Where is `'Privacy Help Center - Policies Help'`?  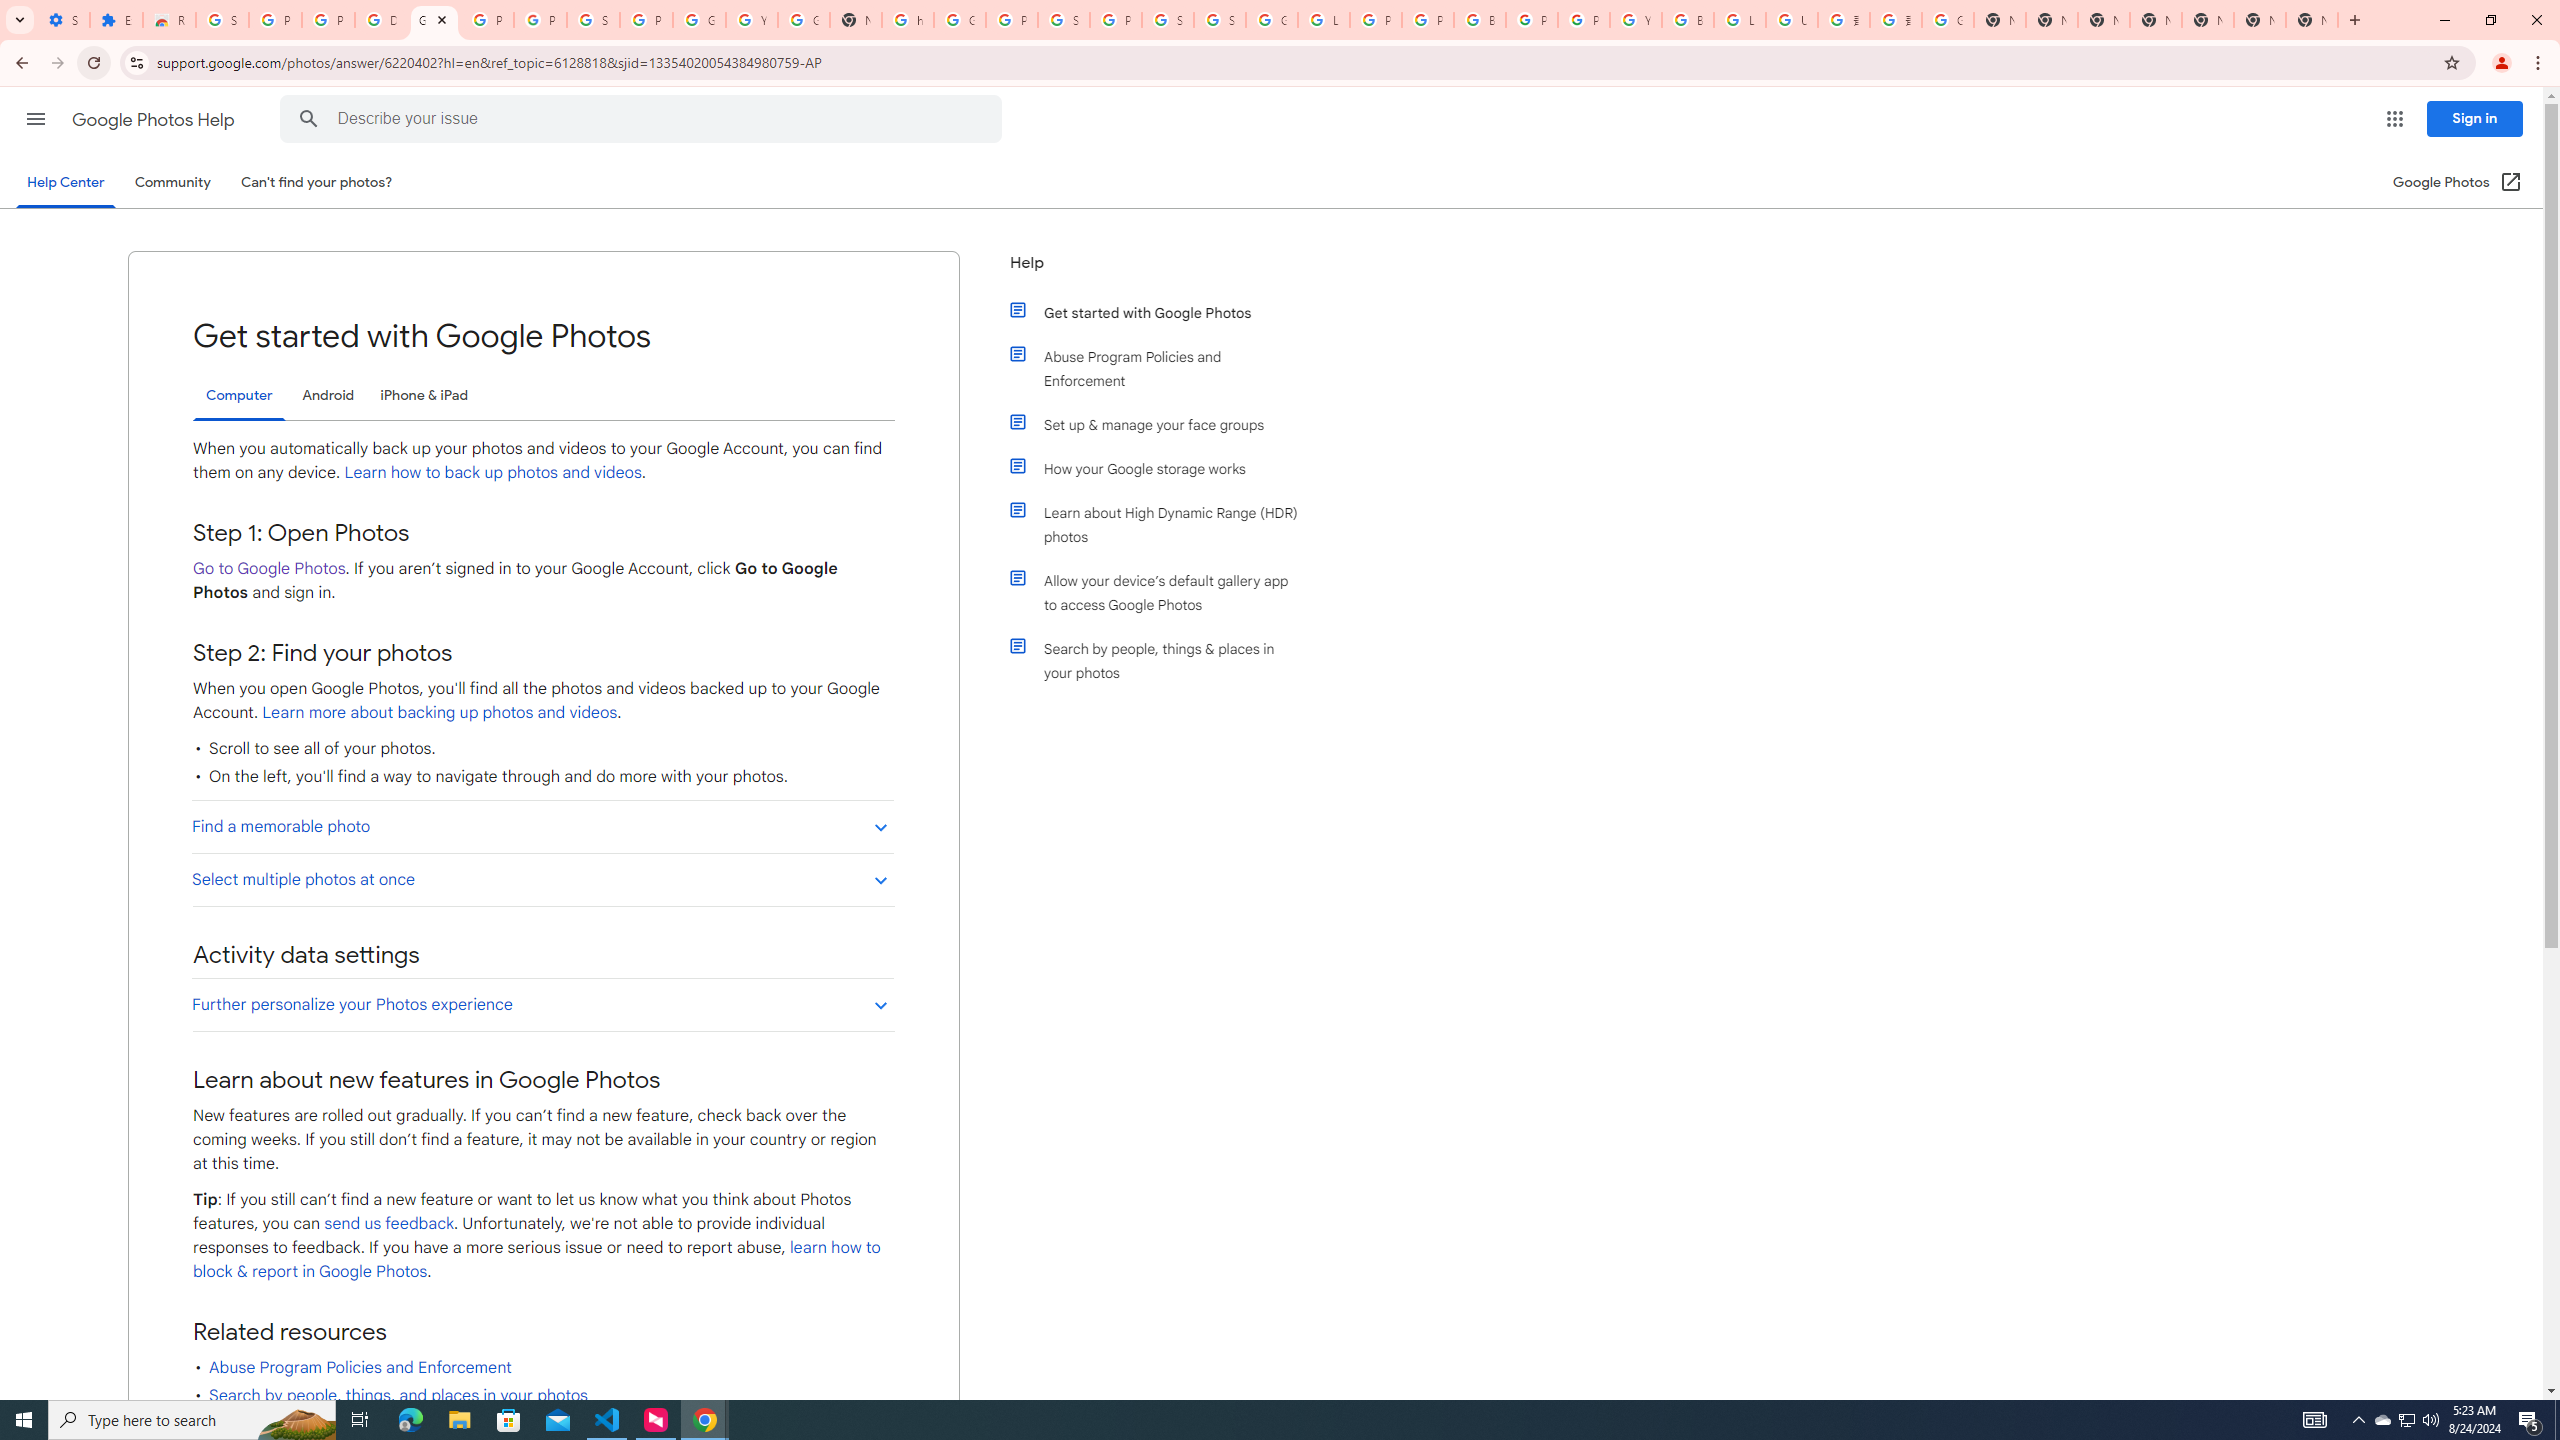
'Privacy Help Center - Policies Help' is located at coordinates (1426, 19).